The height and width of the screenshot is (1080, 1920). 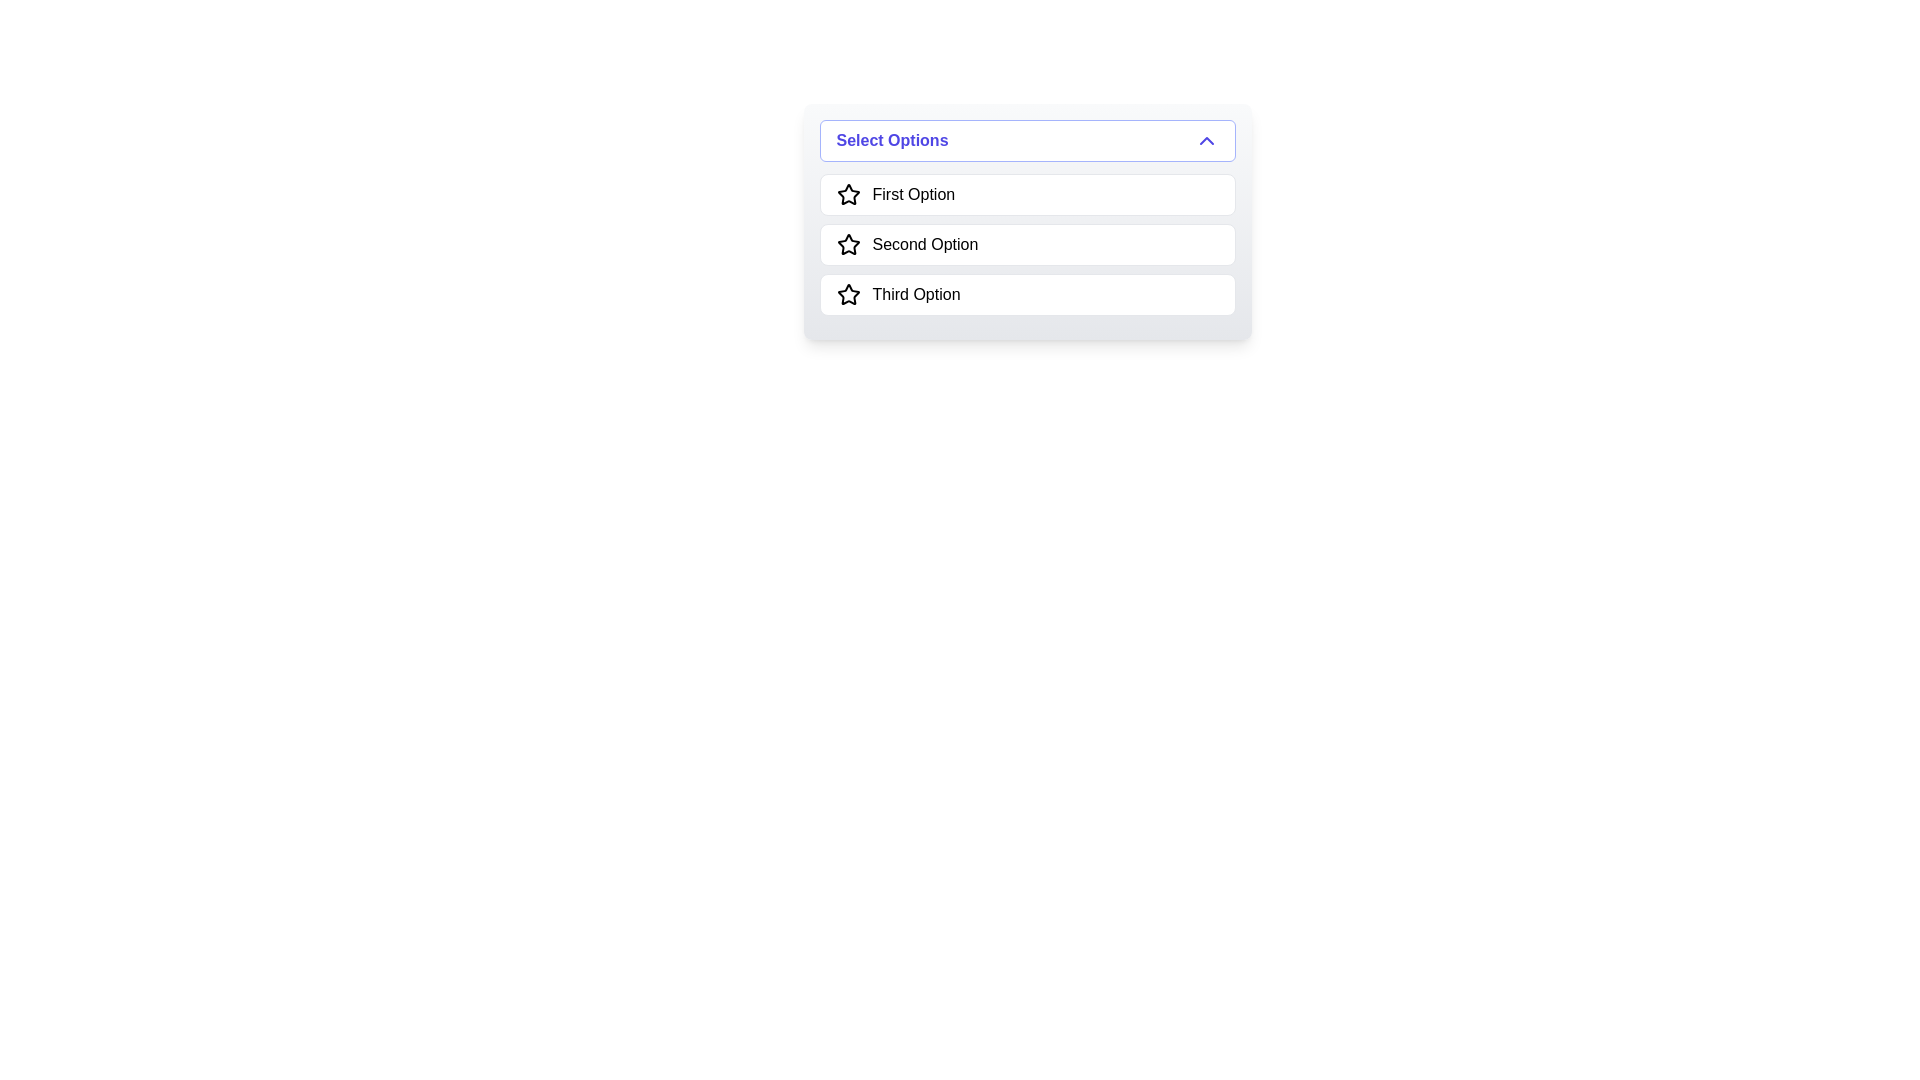 What do you see at coordinates (897, 294) in the screenshot?
I see `the third option in the selectable list item within the dropdown menu` at bounding box center [897, 294].